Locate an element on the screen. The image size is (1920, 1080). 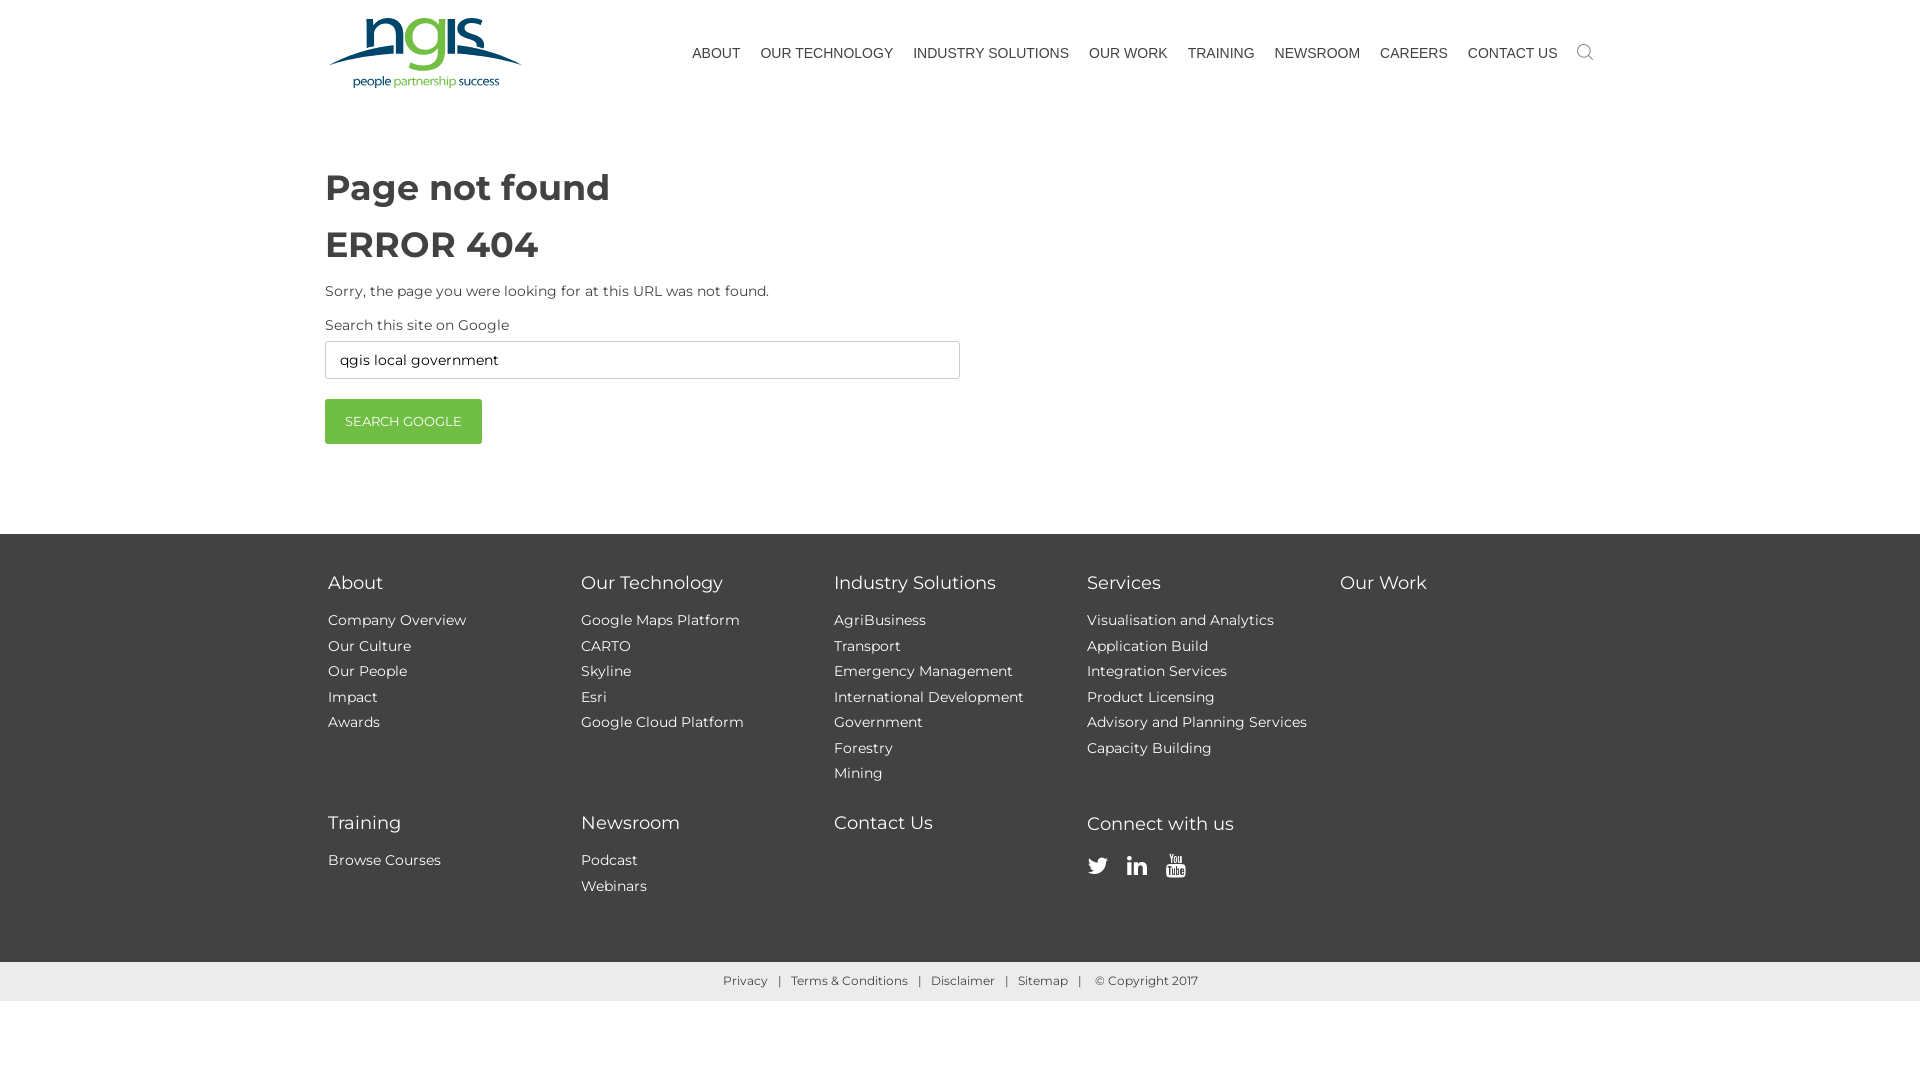
'Impact' is located at coordinates (353, 696).